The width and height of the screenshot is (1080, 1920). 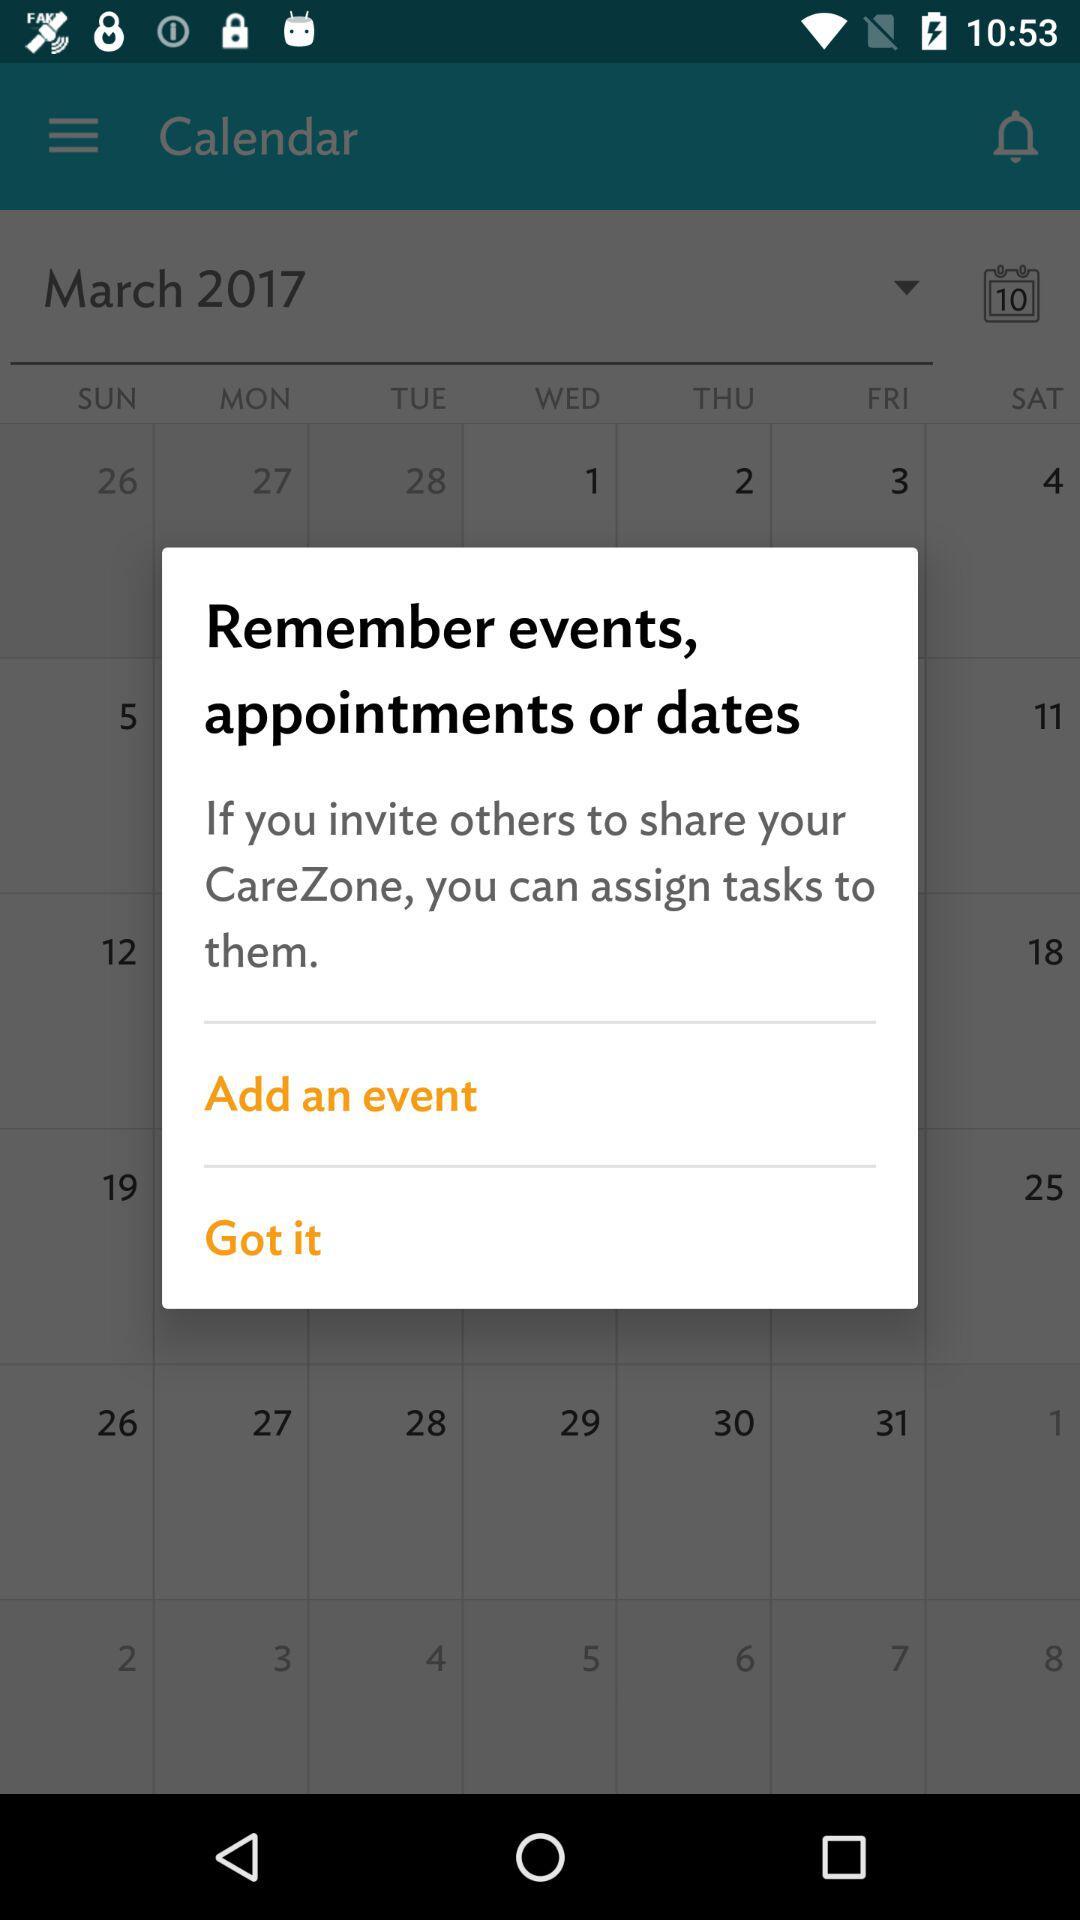 I want to click on the got it item, so click(x=540, y=1237).